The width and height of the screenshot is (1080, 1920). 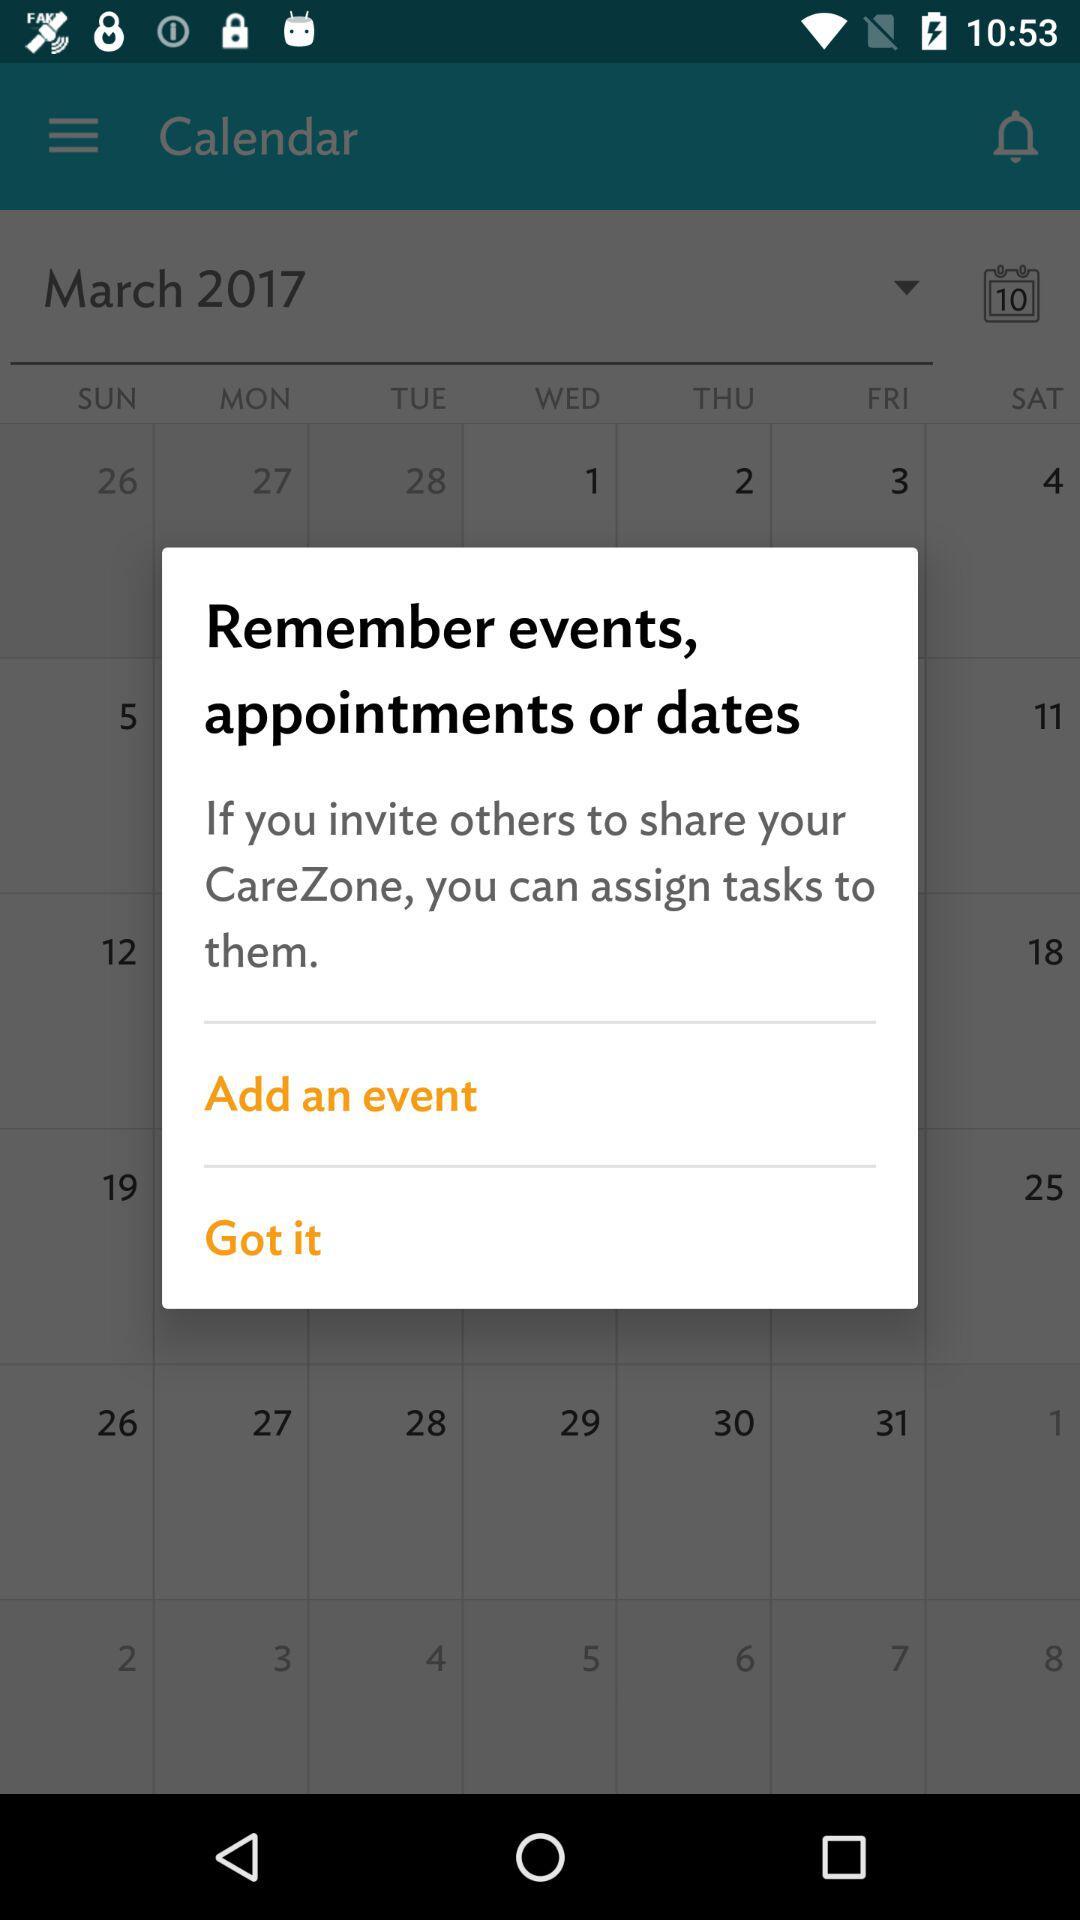 I want to click on the got it item, so click(x=540, y=1237).